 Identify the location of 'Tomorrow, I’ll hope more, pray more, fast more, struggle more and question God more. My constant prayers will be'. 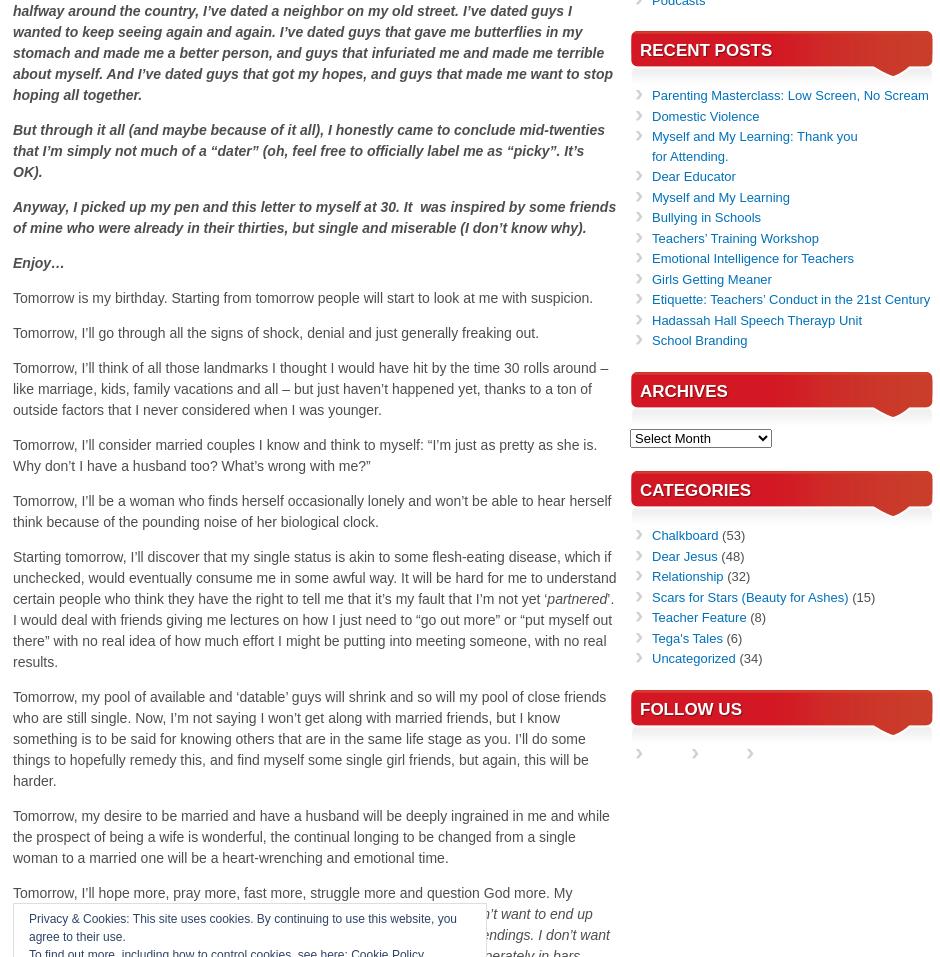
(12, 903).